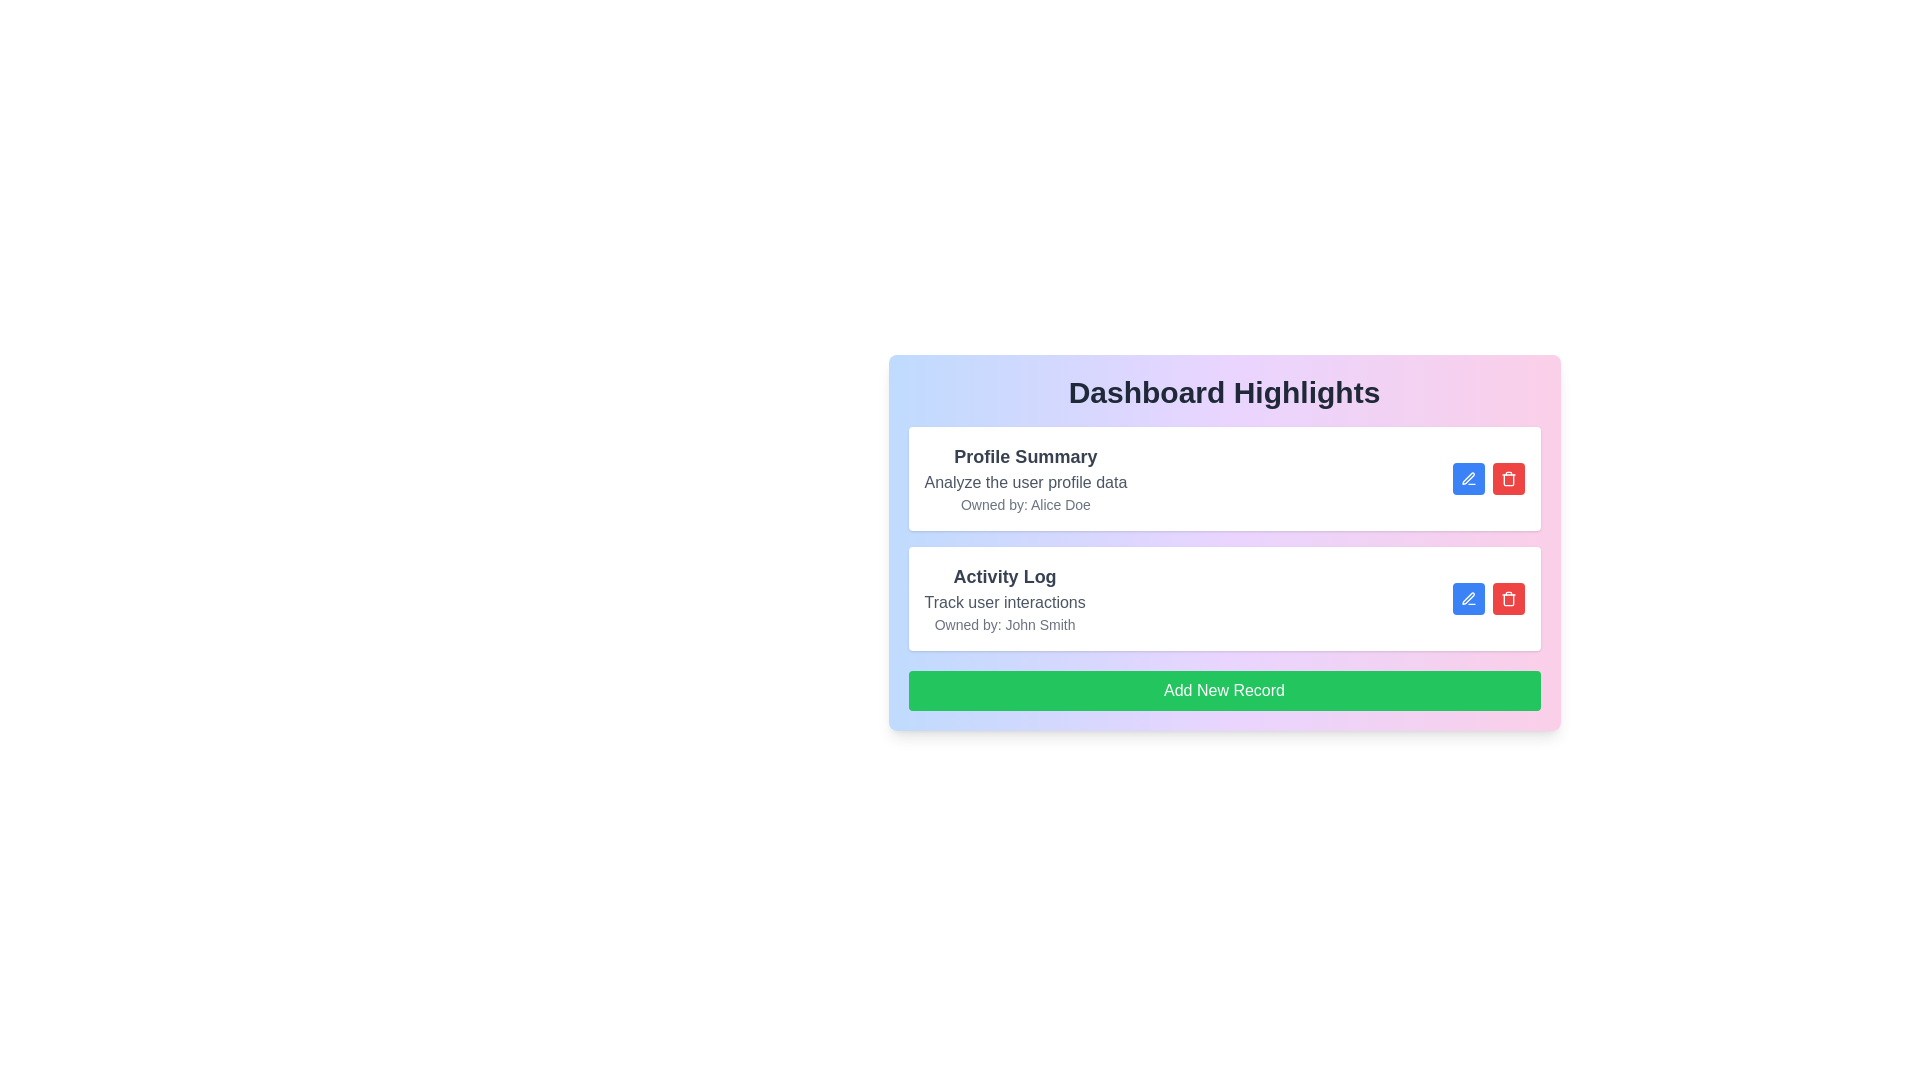 Image resolution: width=1920 pixels, height=1080 pixels. What do you see at coordinates (1508, 599) in the screenshot?
I see `the middle part of the trash can icon located at the bottom-right corner of the 'Activity Log' card under 'Dashboard Highlights'` at bounding box center [1508, 599].